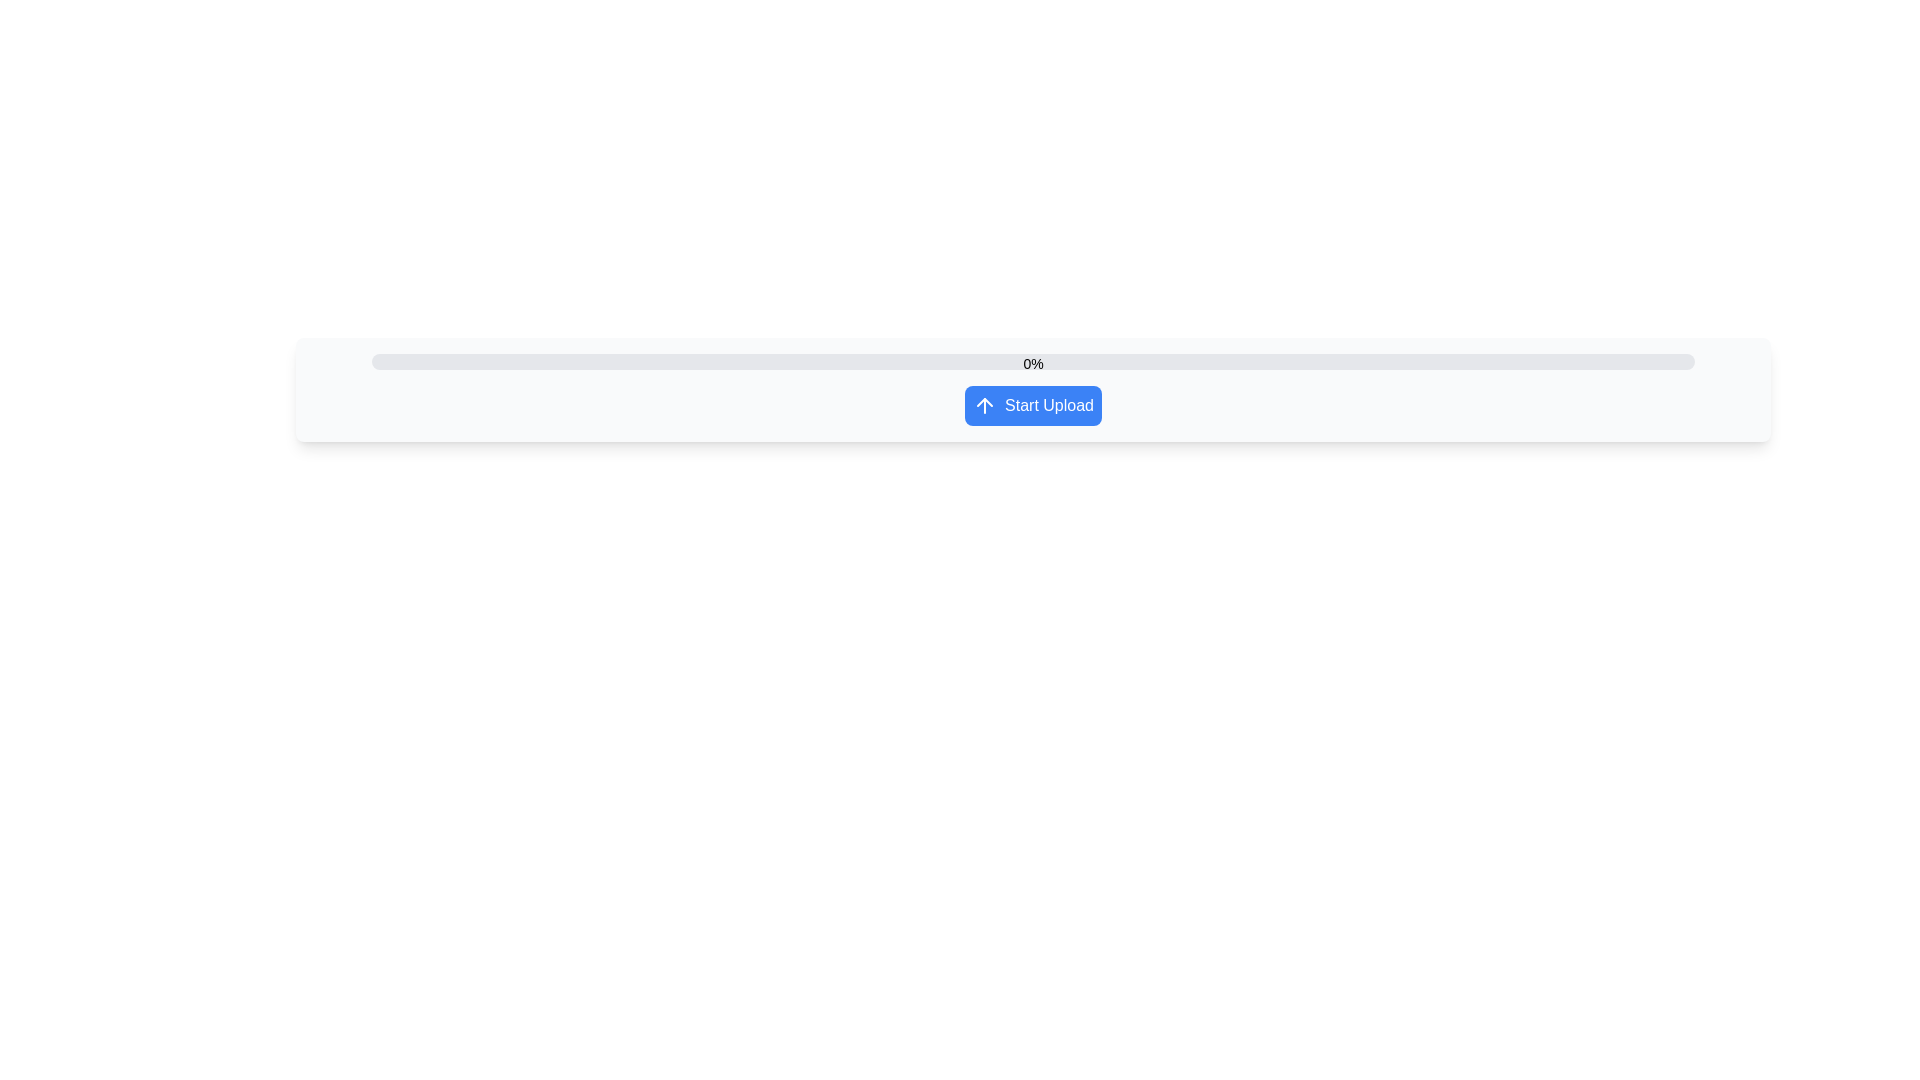 This screenshot has height=1080, width=1920. I want to click on the upward pointing arrow icon within the blue button labeled 'Start Upload', located to the left of the text, so click(984, 405).